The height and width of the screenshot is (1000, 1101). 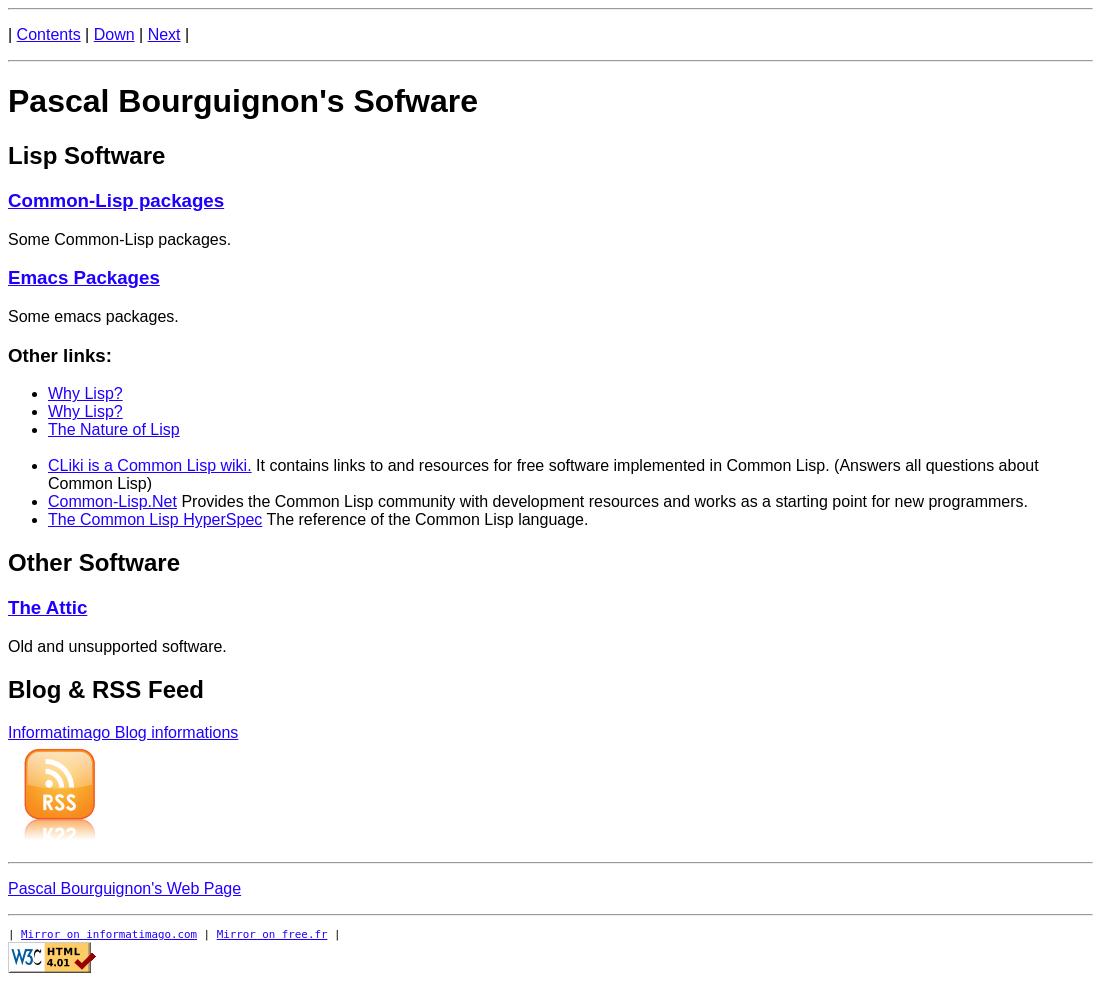 What do you see at coordinates (119, 237) in the screenshot?
I see `'Some Common-Lisp packages.'` at bounding box center [119, 237].